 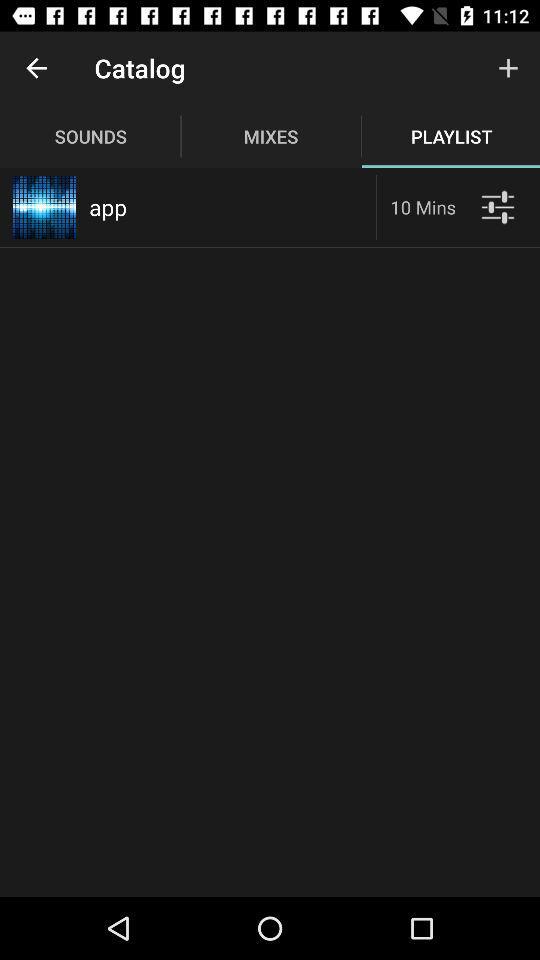 I want to click on the item next to mixes item, so click(x=508, y=68).